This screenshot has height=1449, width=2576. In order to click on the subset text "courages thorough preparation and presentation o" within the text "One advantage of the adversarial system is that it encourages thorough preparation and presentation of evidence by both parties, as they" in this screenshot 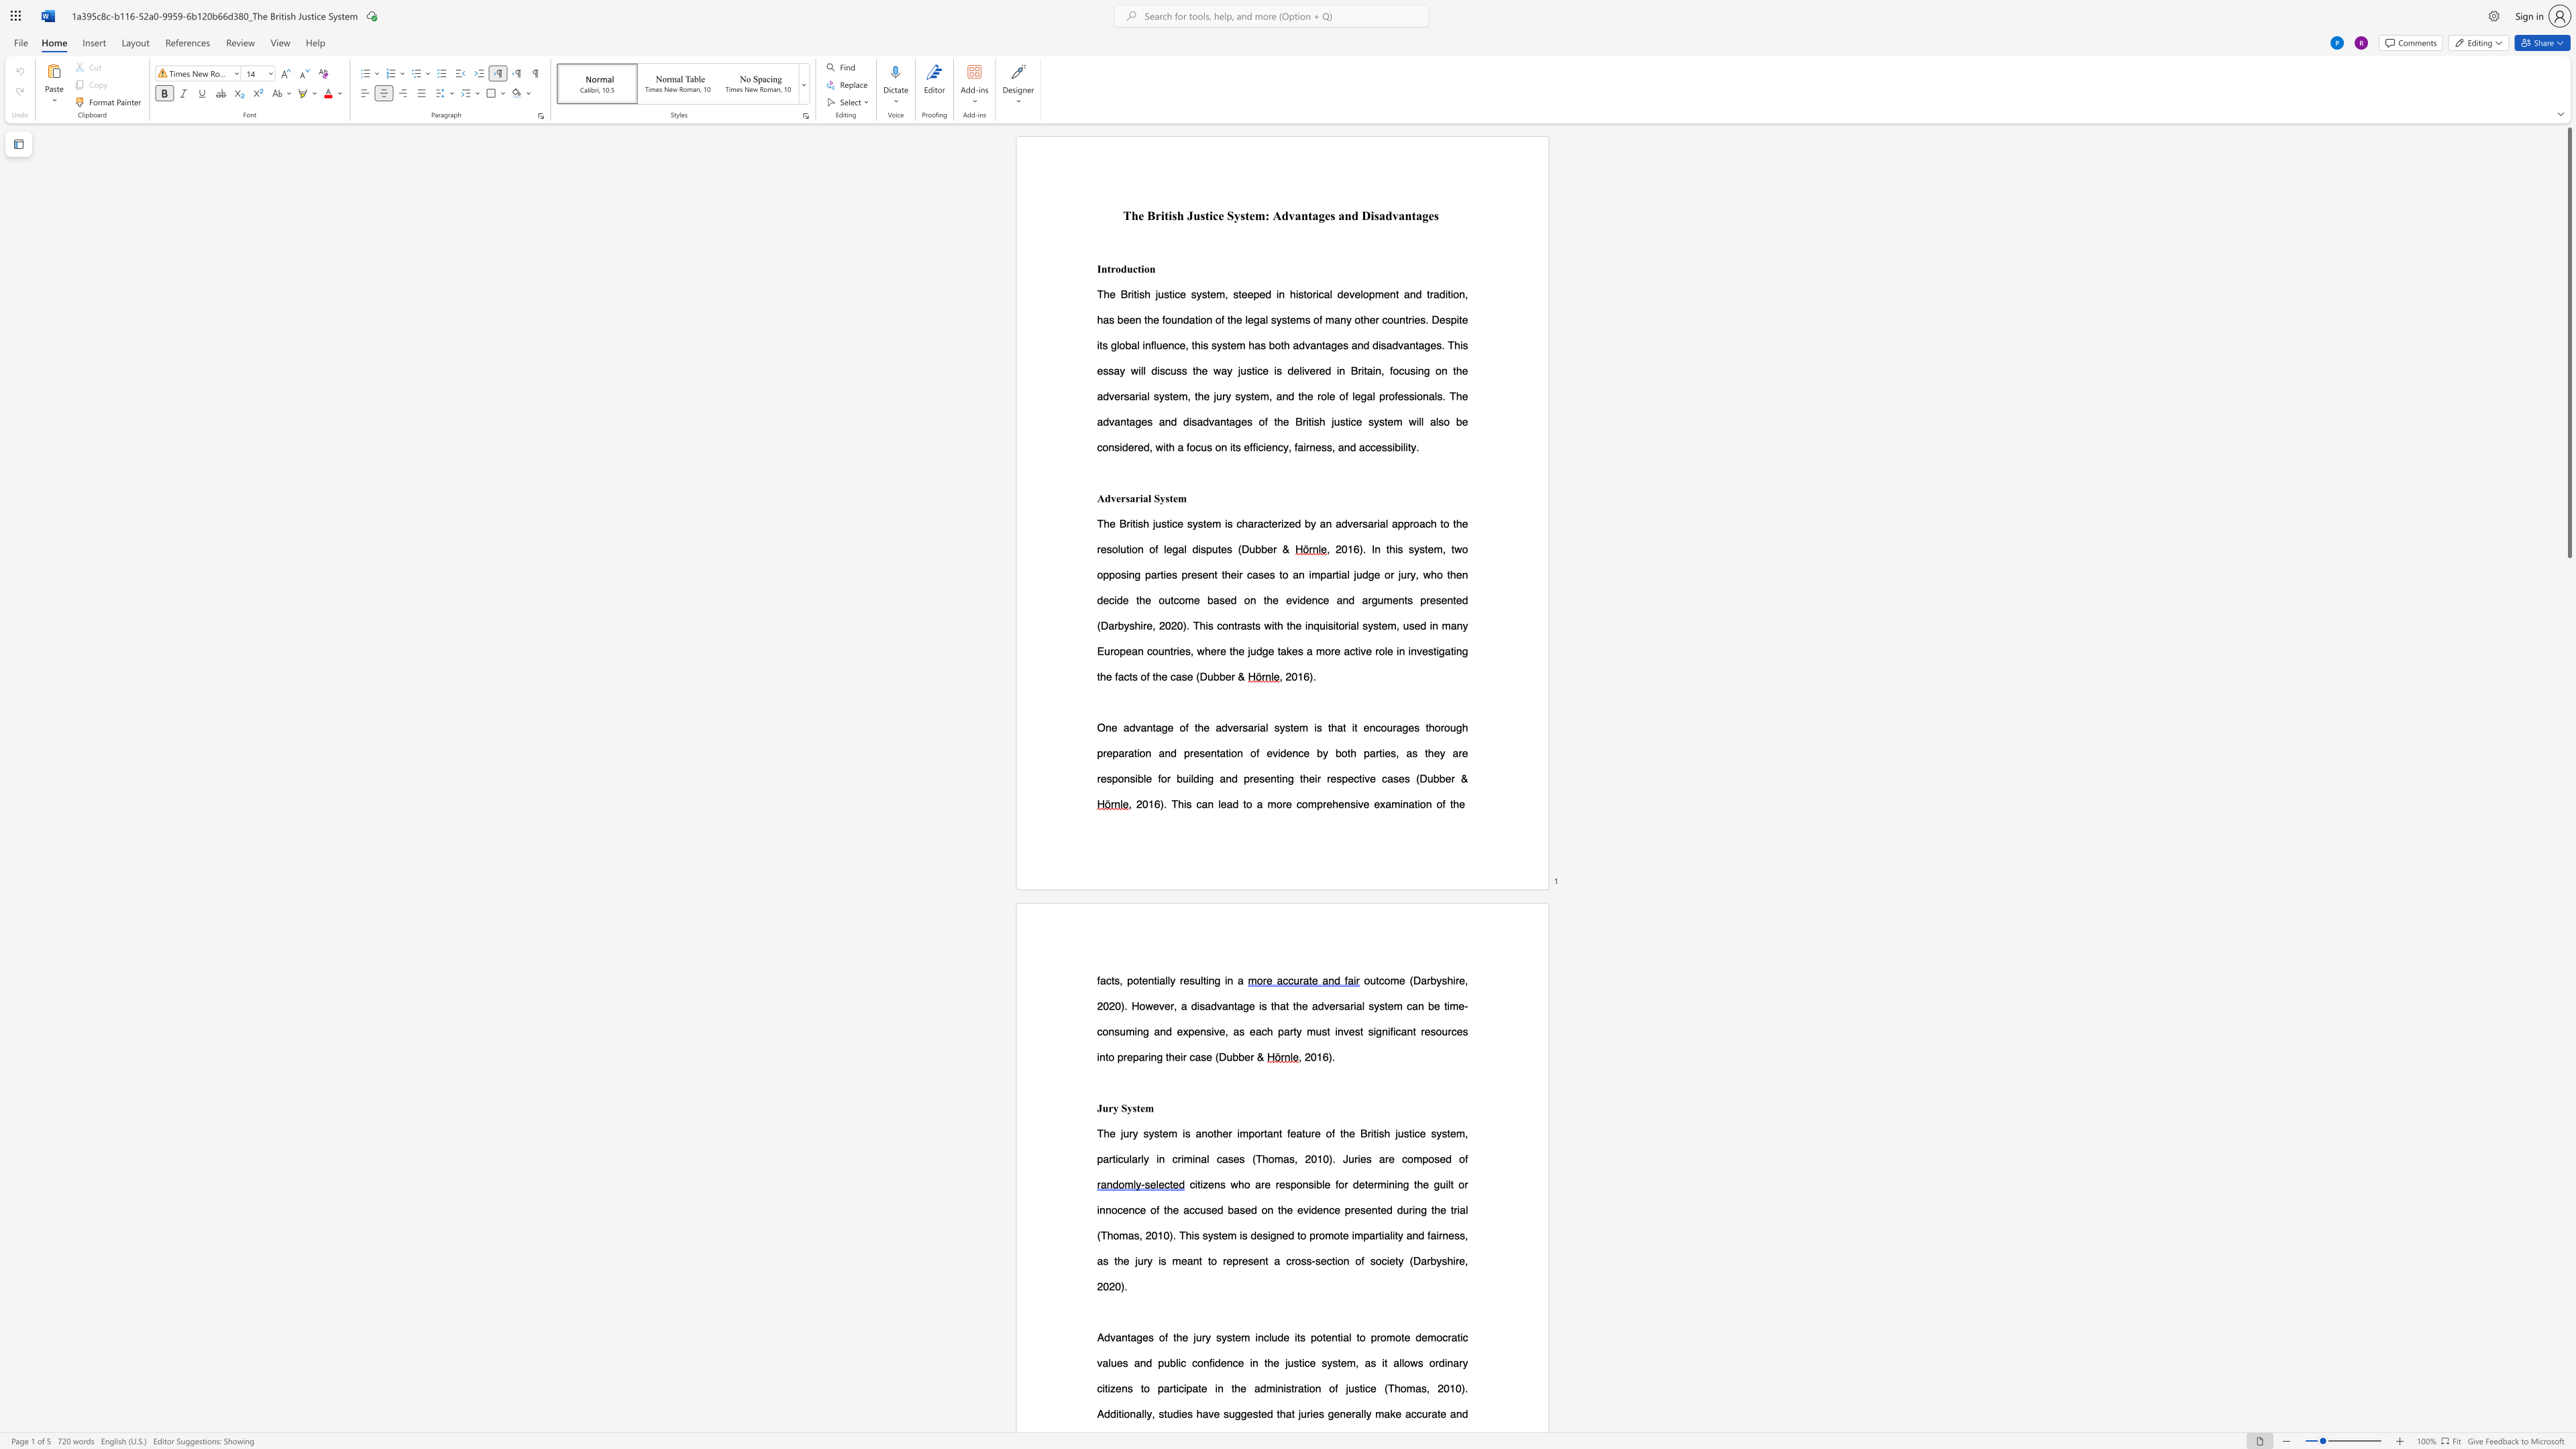, I will do `click(1375, 726)`.